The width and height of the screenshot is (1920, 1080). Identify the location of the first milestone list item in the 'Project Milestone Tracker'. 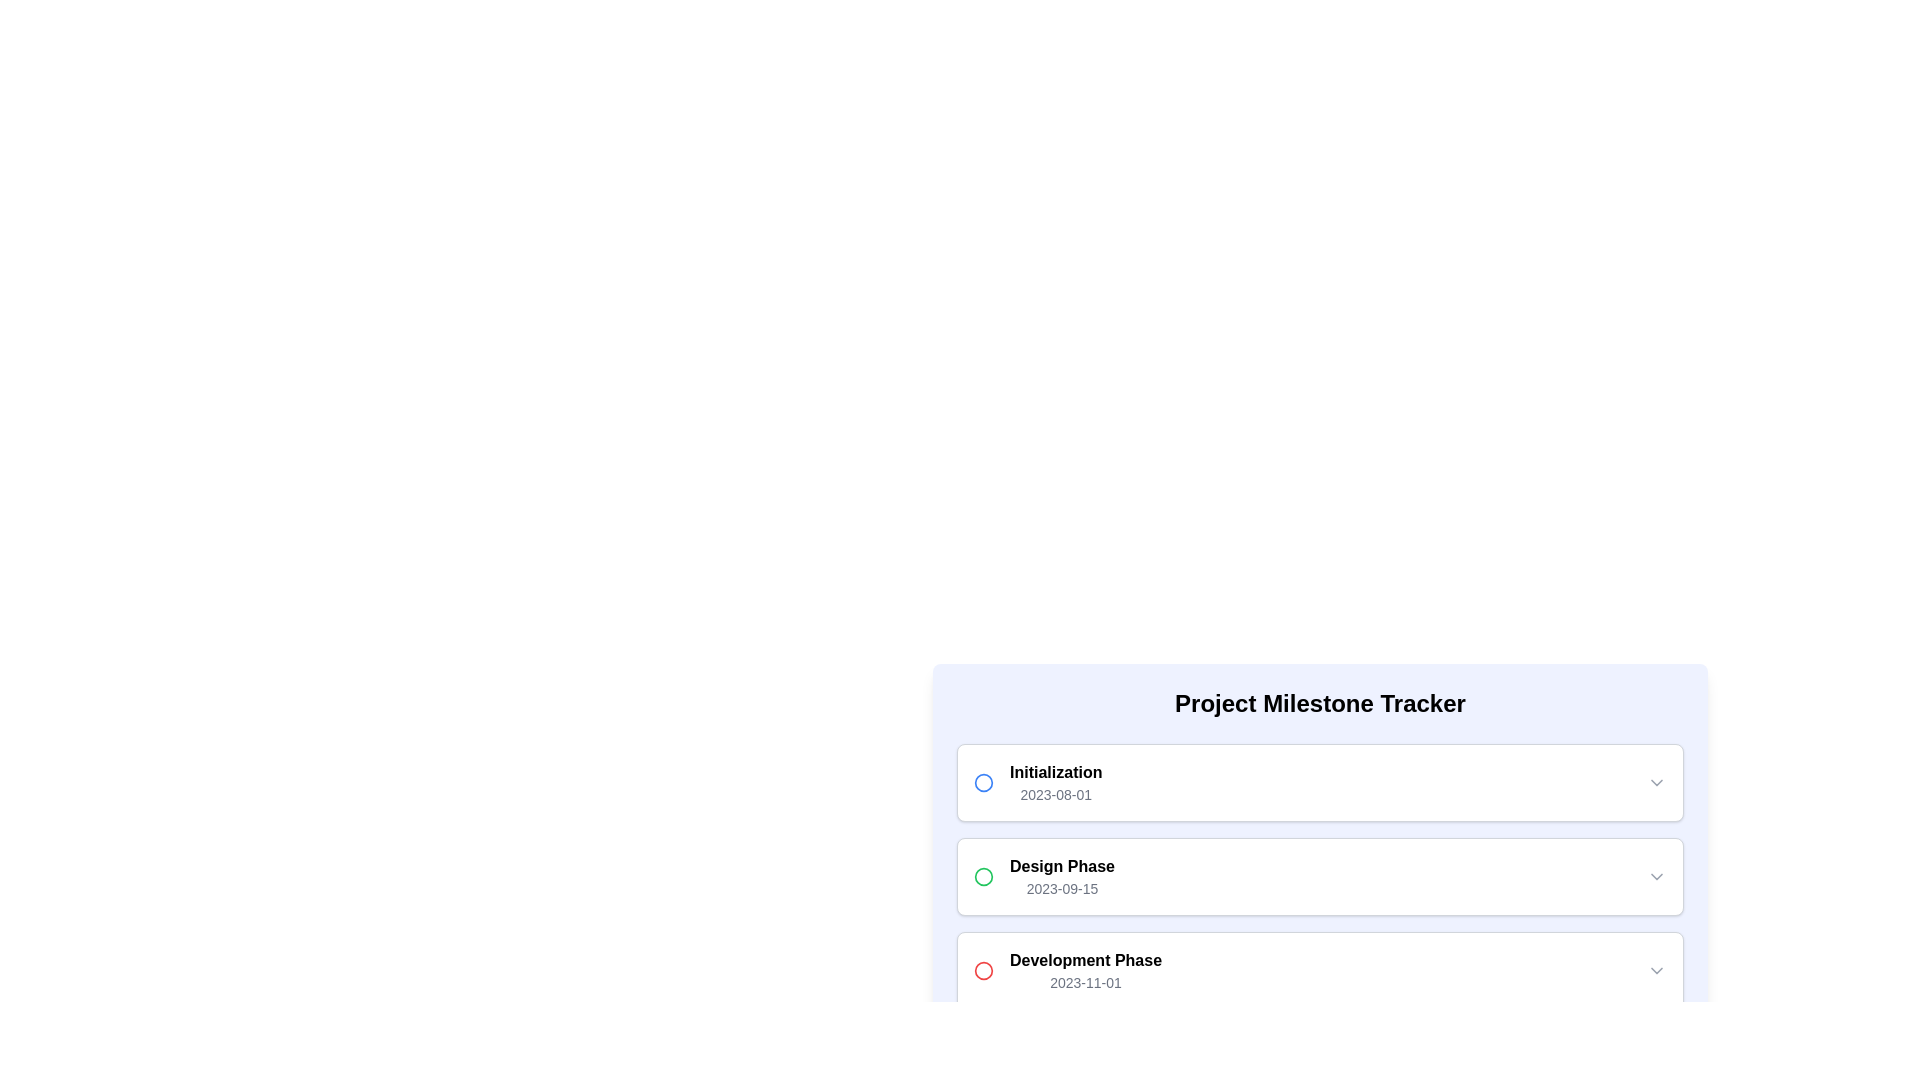
(1038, 782).